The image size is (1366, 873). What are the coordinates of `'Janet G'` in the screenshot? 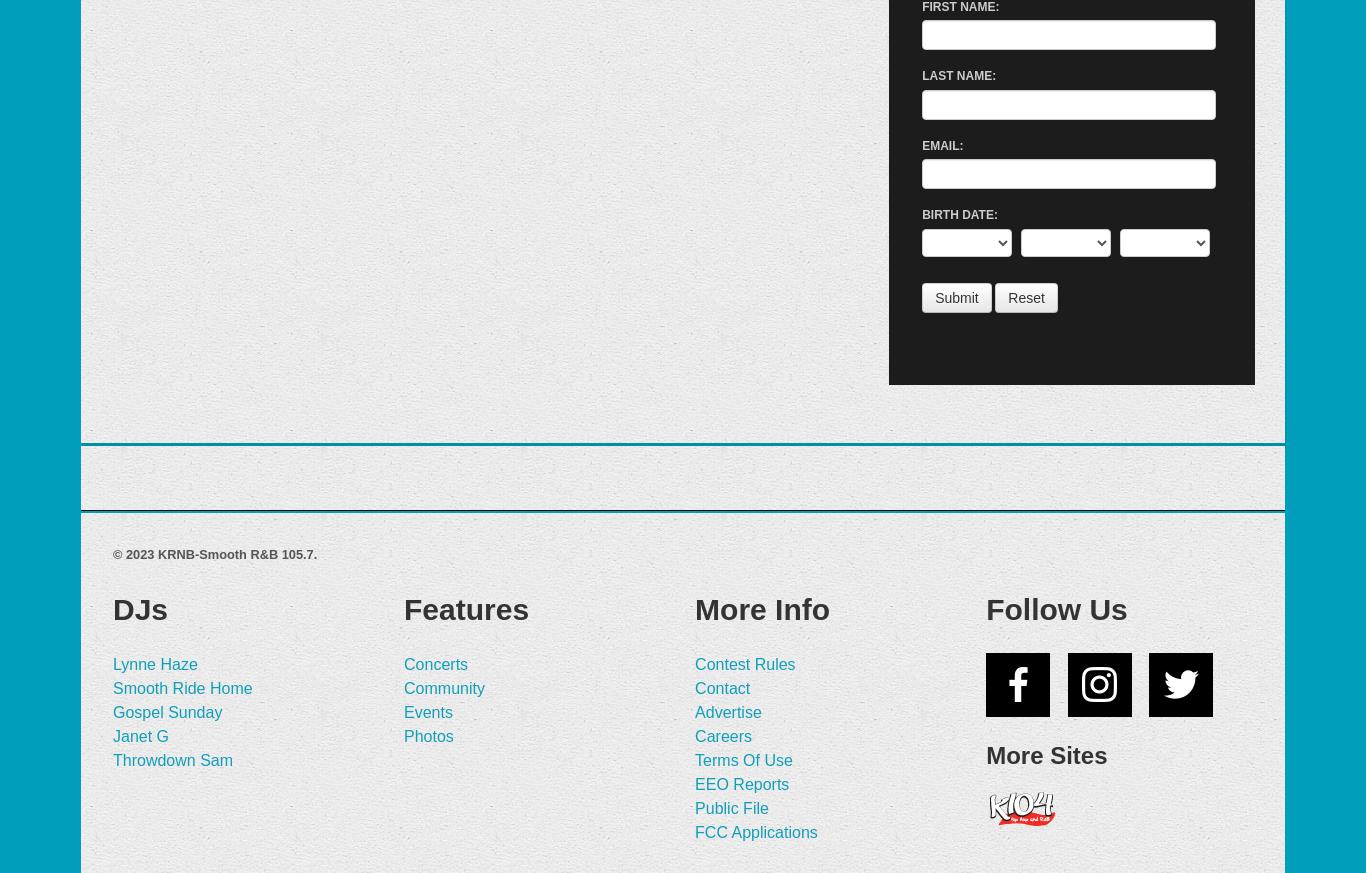 It's located at (139, 734).